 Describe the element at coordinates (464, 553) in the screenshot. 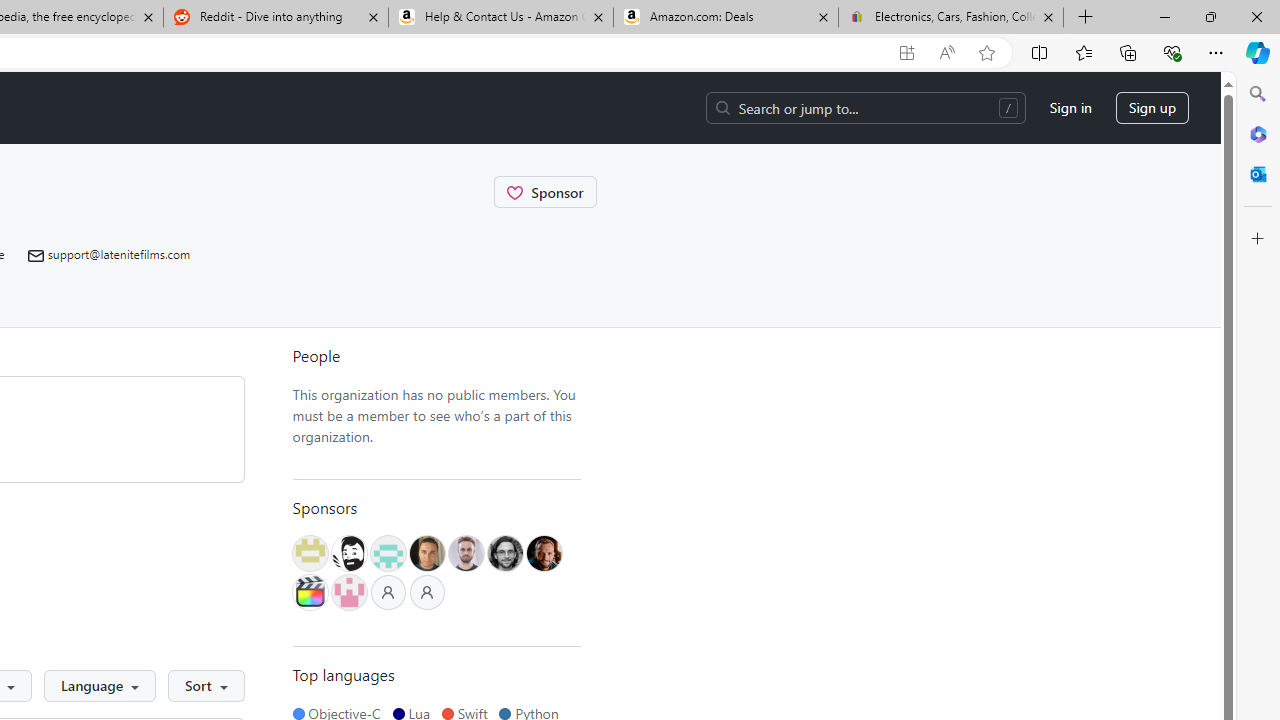

I see `'@samplue'` at that location.